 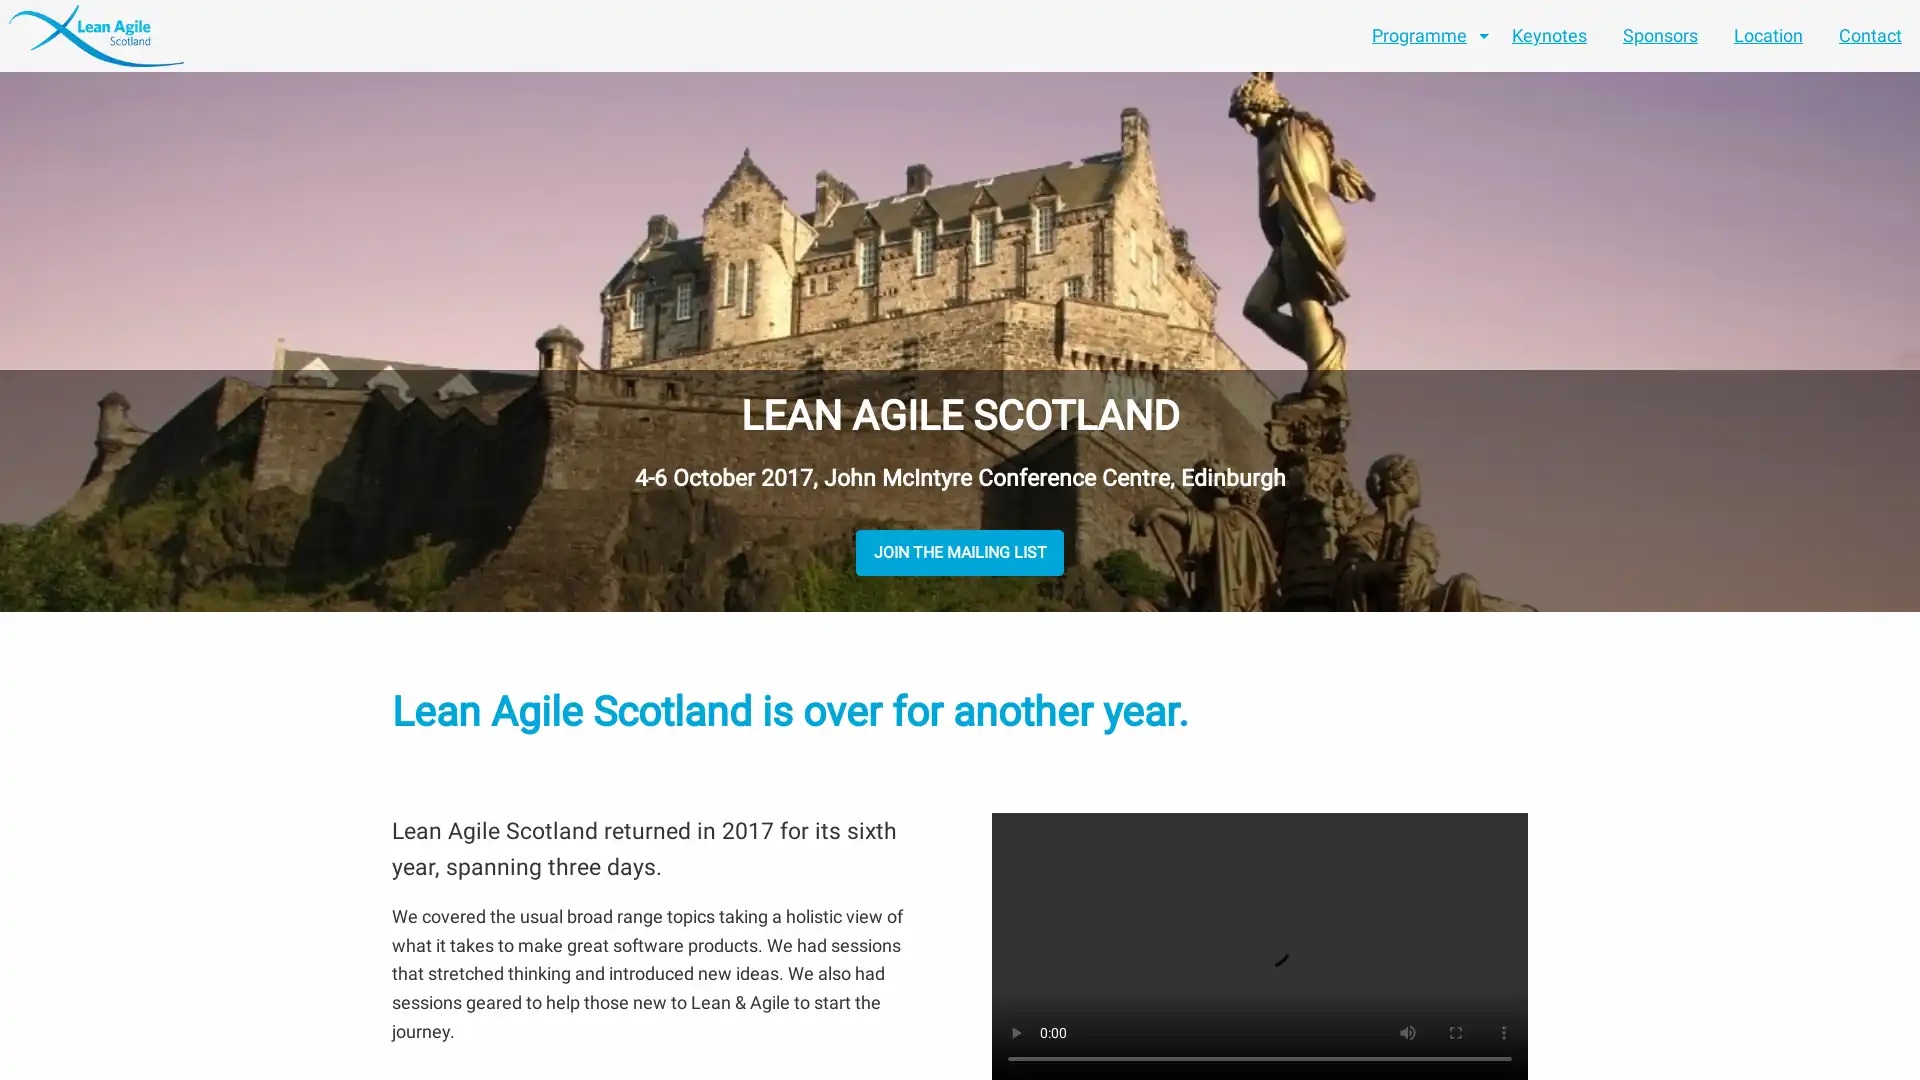 What do you see at coordinates (1503, 1032) in the screenshot?
I see `show more media controls` at bounding box center [1503, 1032].